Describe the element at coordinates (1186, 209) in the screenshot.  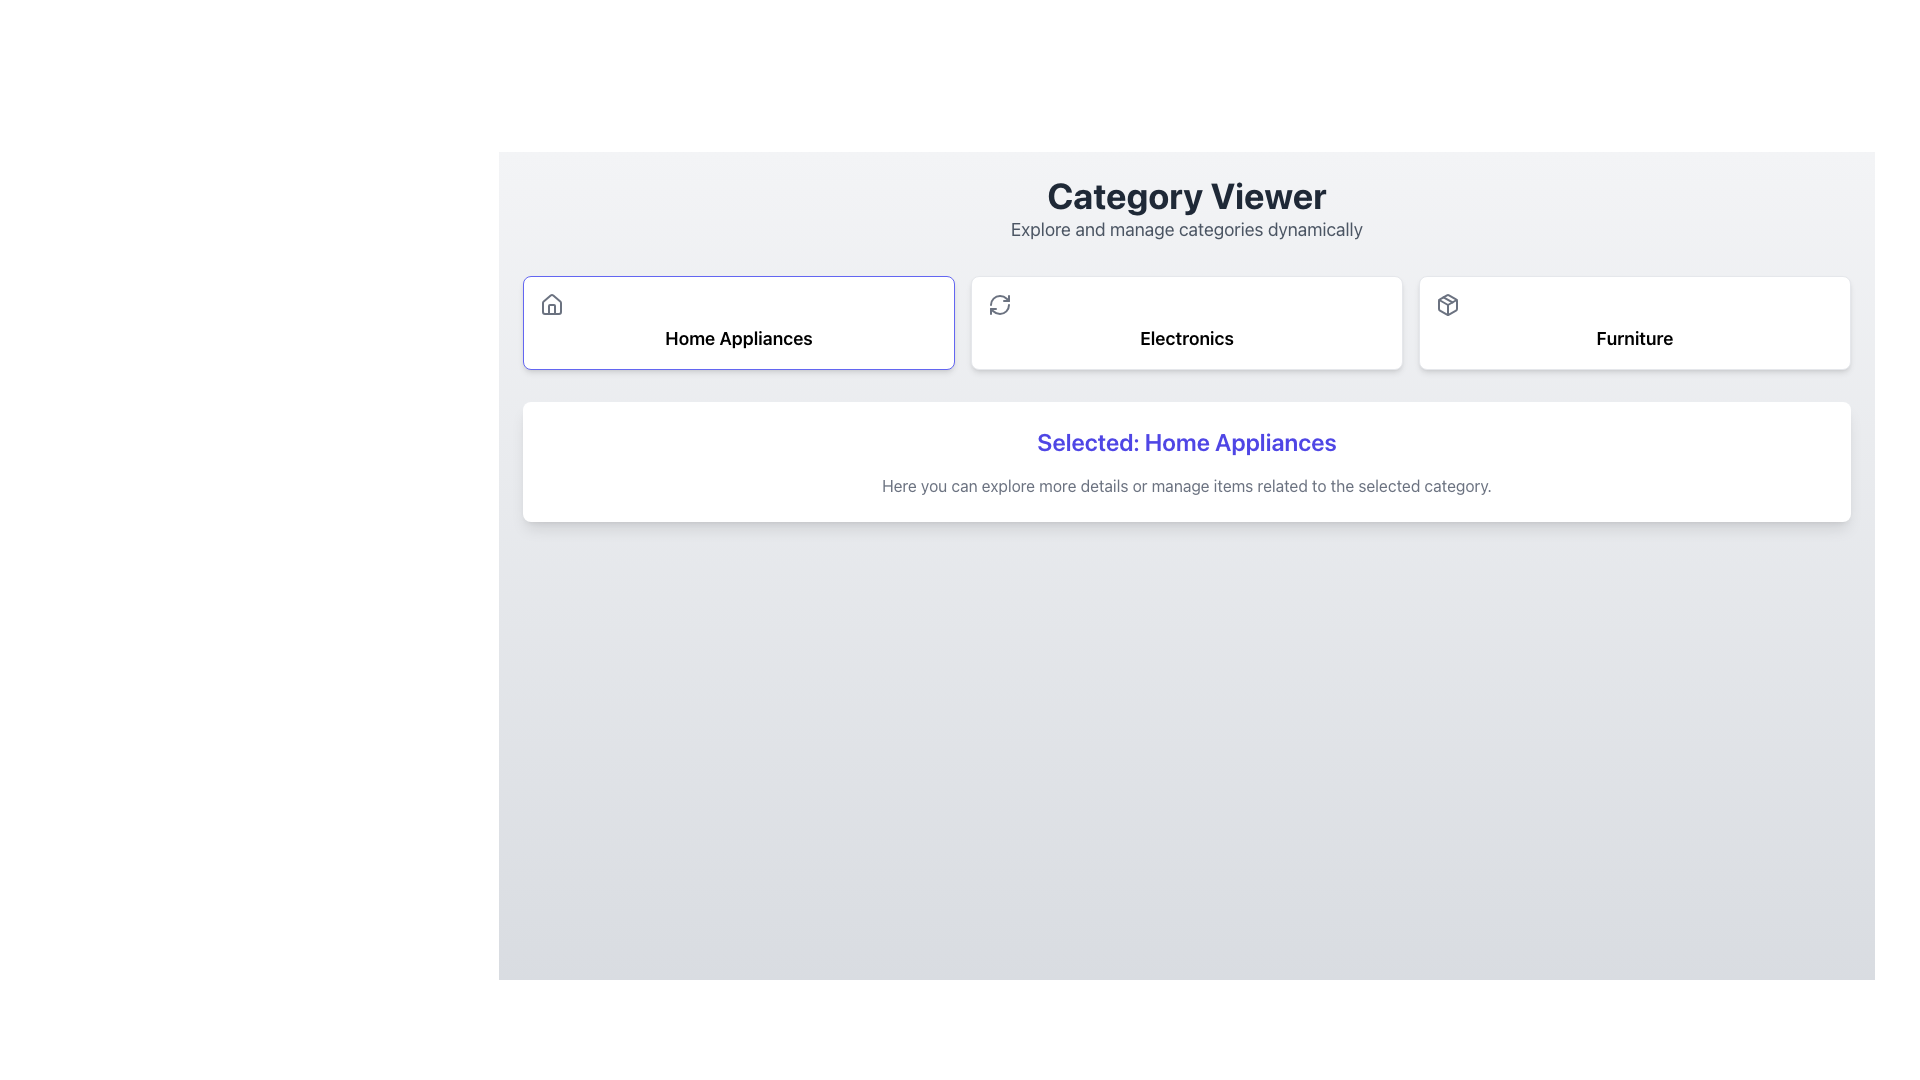
I see `the descriptive header indicating the interface for viewing and managing categories, located above the category buttons` at that location.